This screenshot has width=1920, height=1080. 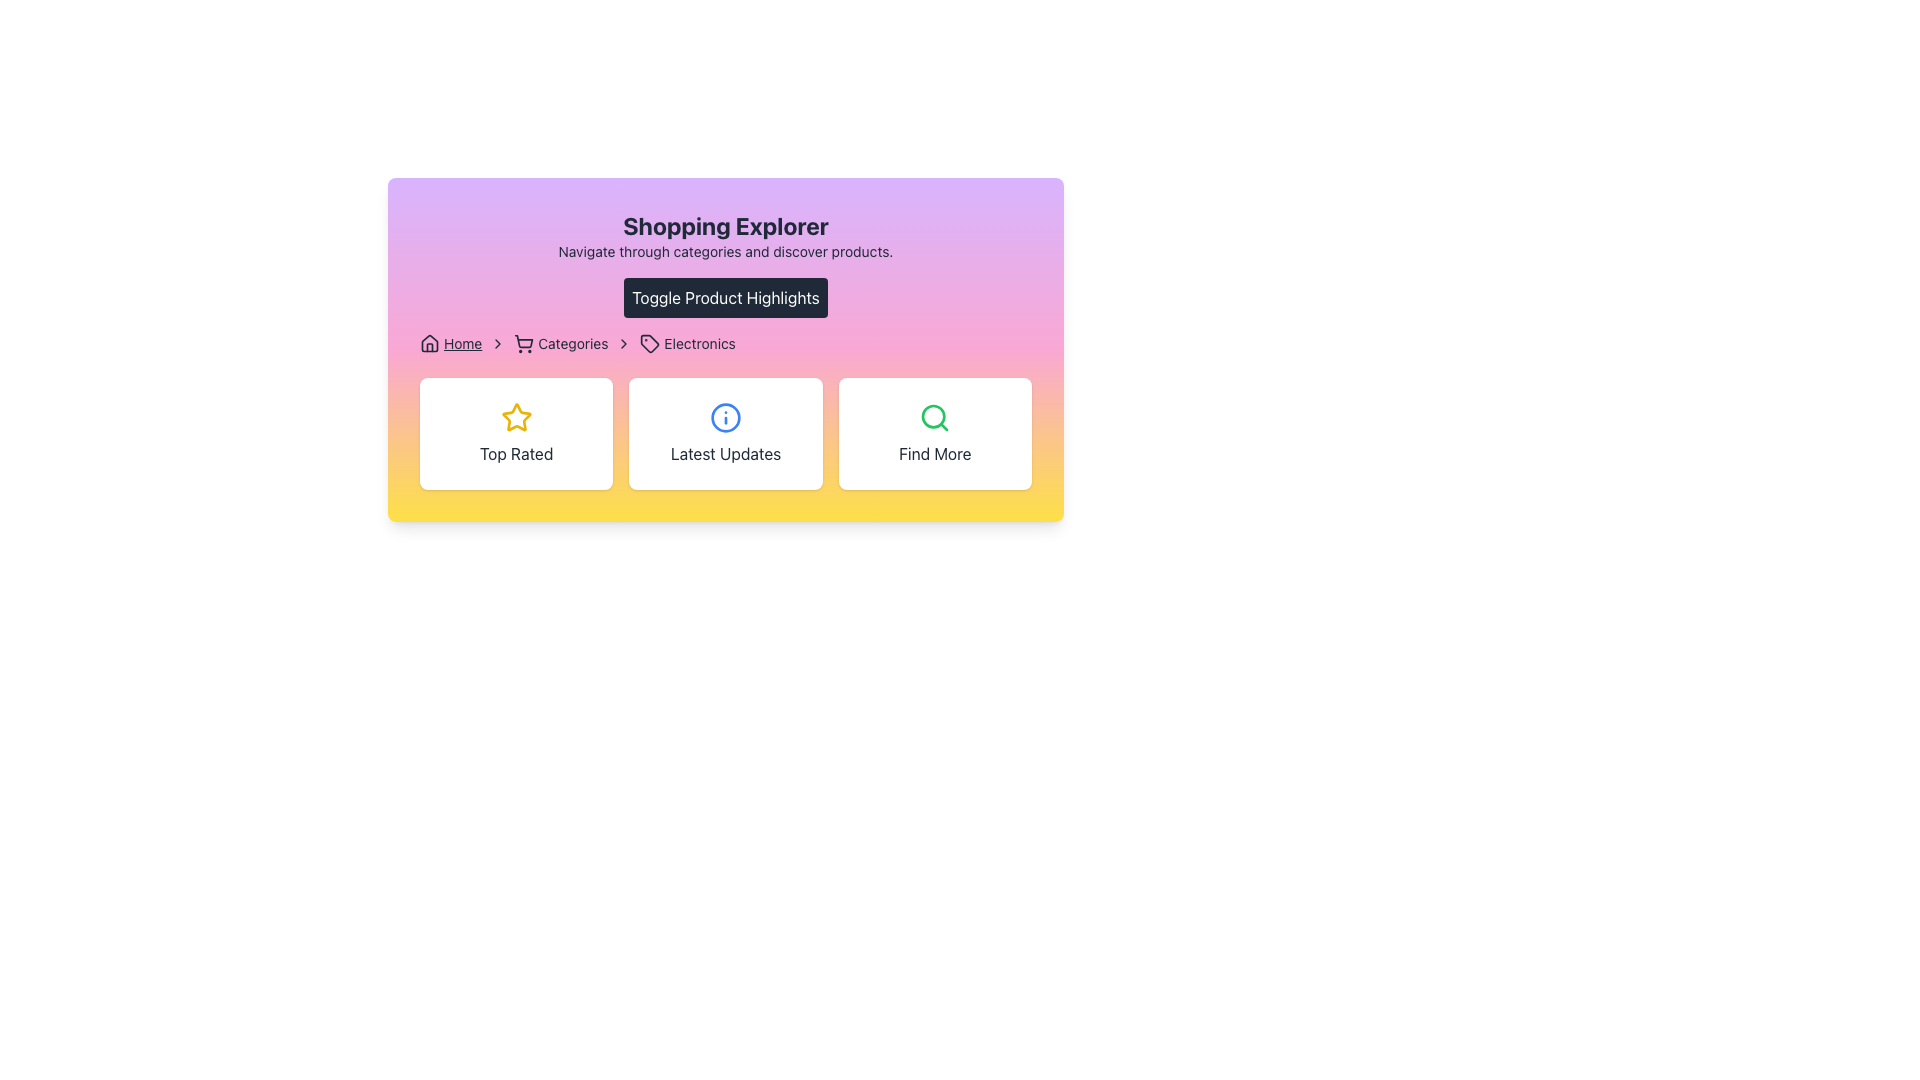 I want to click on the shopping cart icon located in the breadcrumb navigation bar, positioned before the 'Categories' label, so click(x=524, y=342).